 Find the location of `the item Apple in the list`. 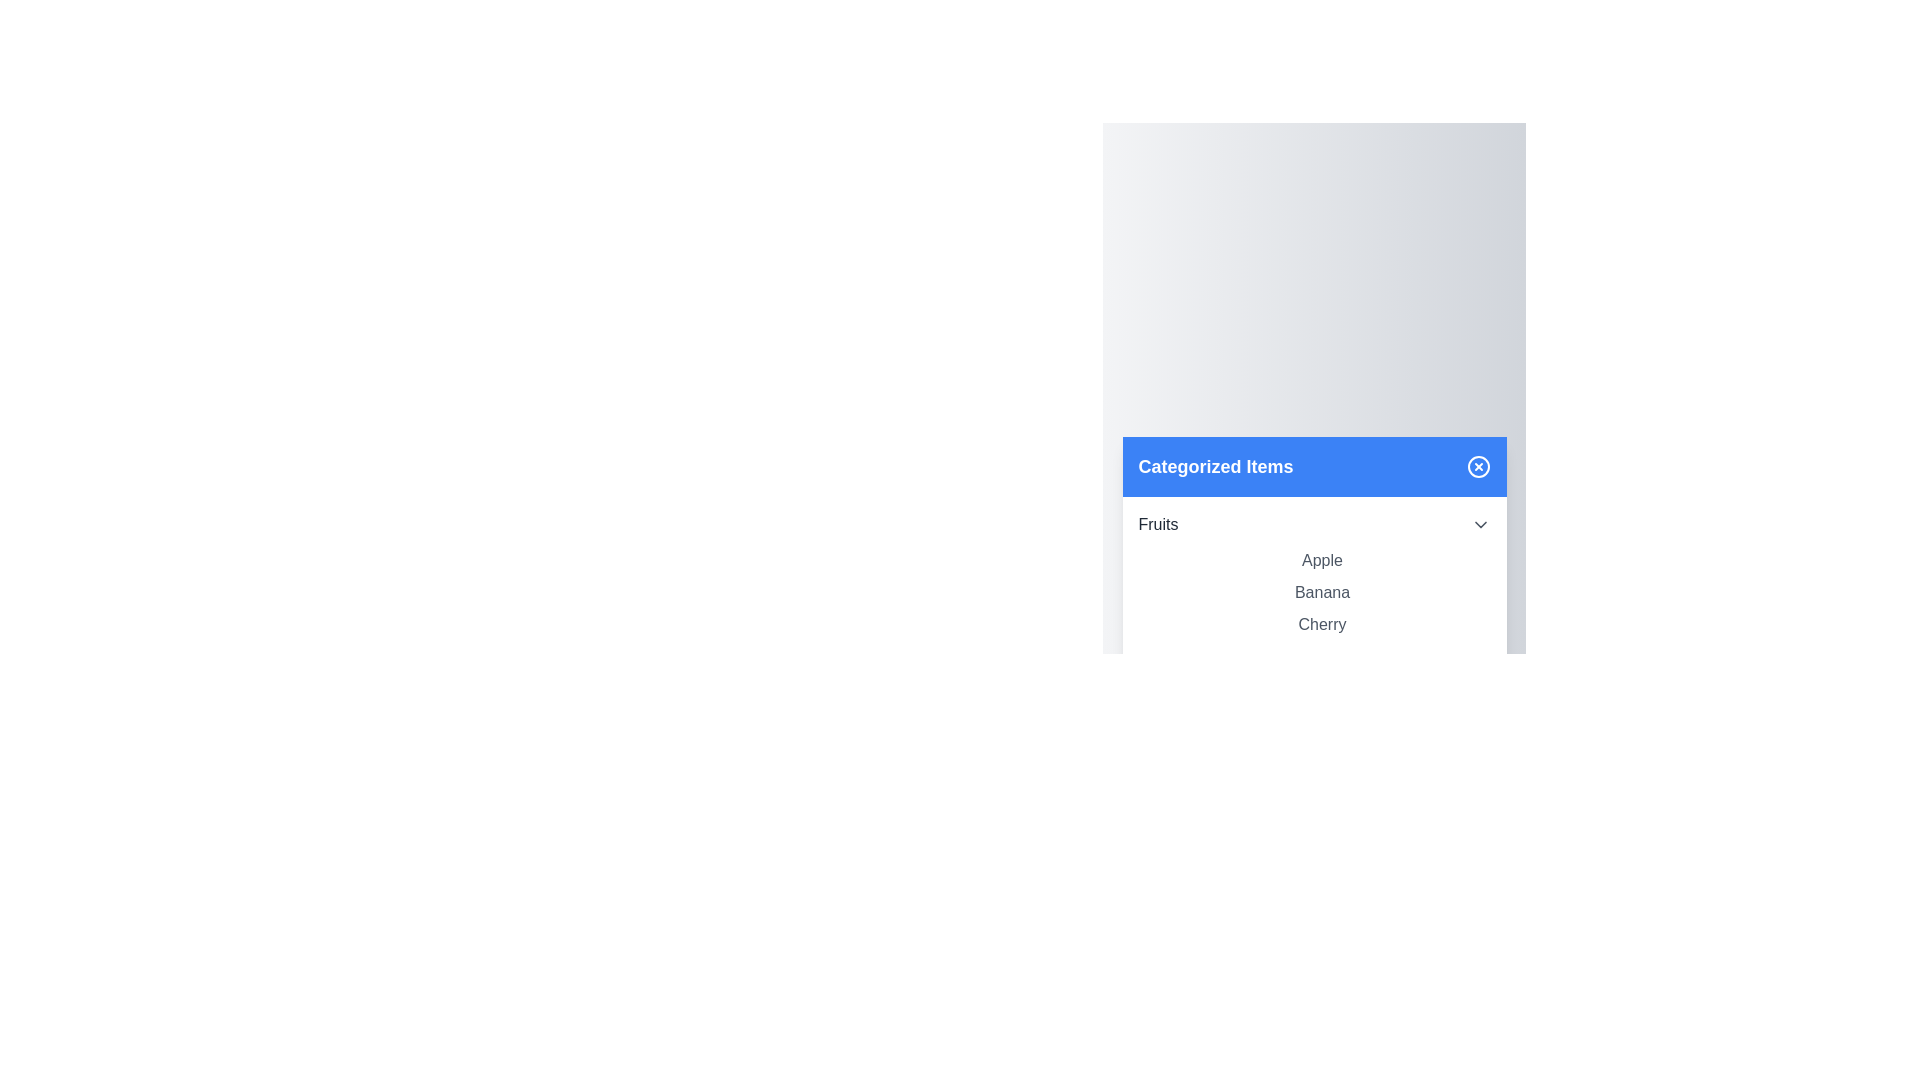

the item Apple in the list is located at coordinates (1322, 560).